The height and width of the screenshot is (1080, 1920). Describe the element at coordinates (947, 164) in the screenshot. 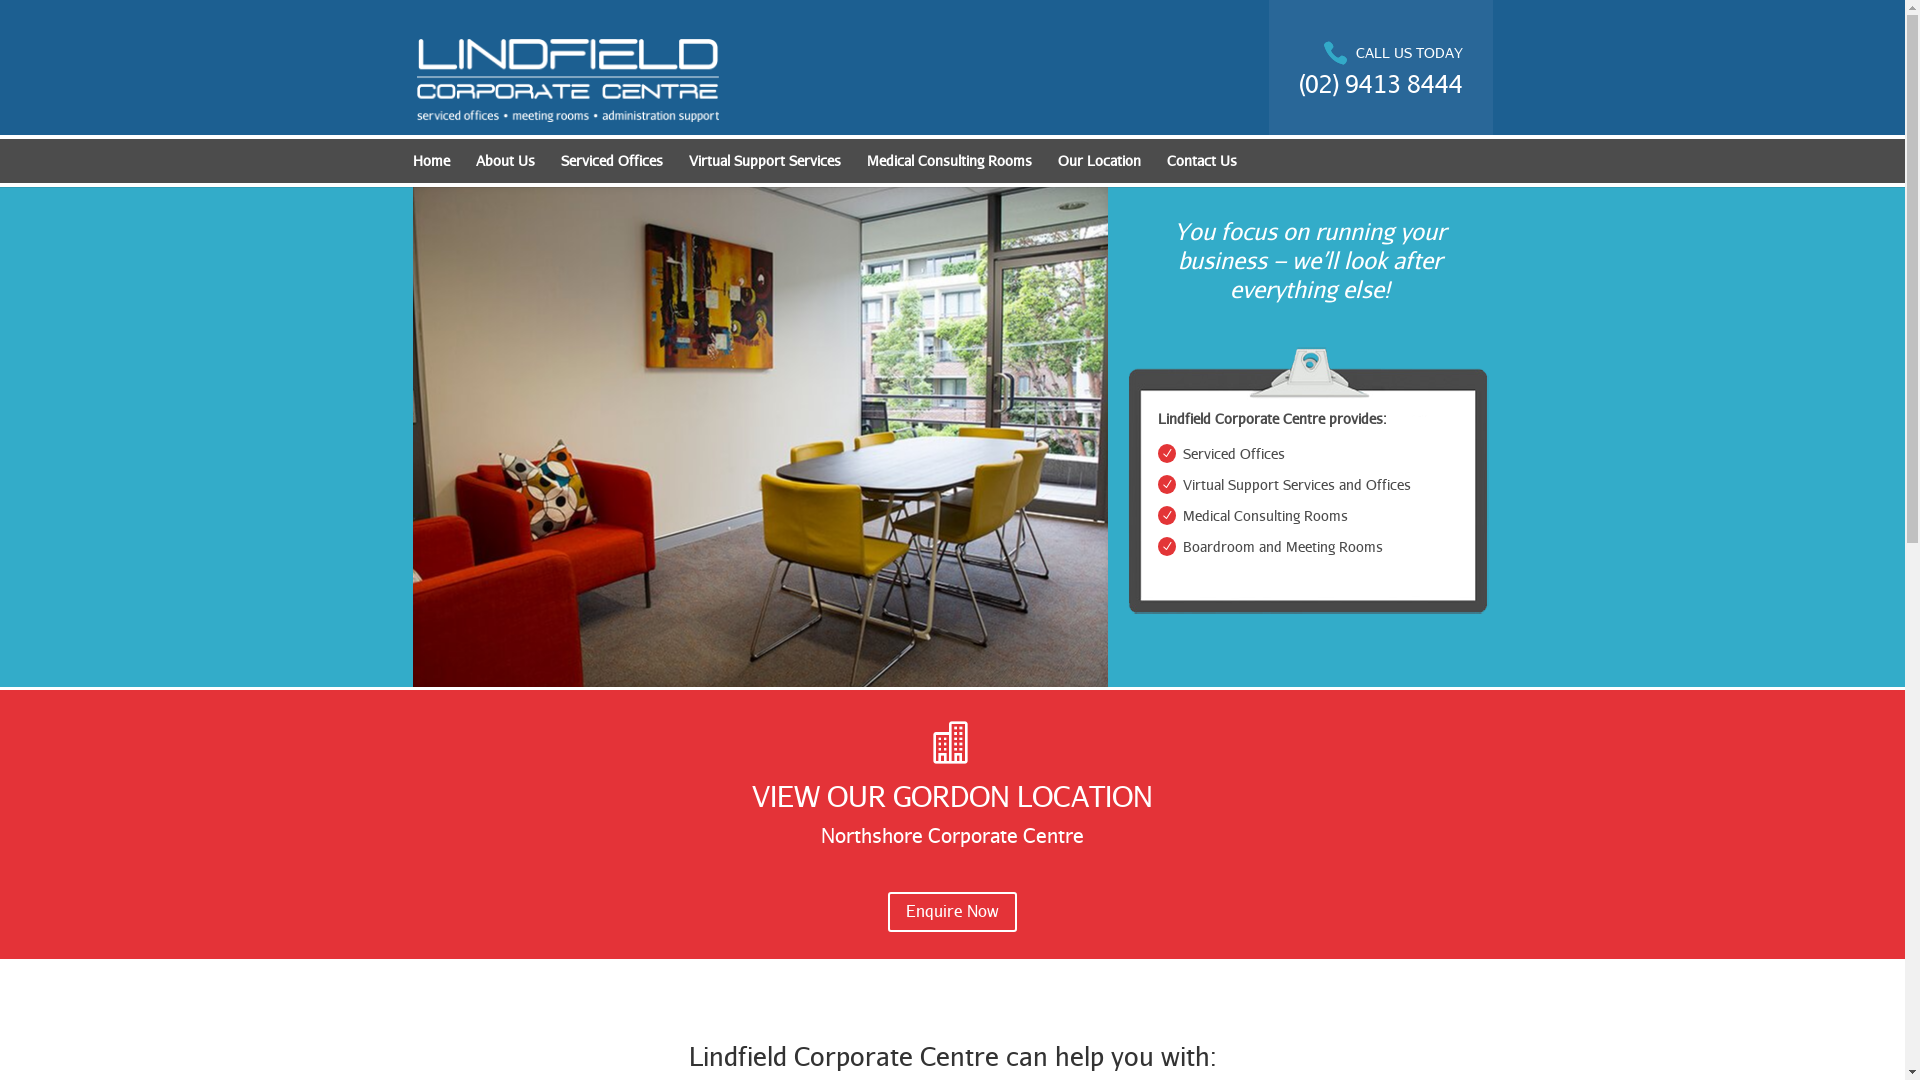

I see `'Medical Consulting Rooms'` at that location.